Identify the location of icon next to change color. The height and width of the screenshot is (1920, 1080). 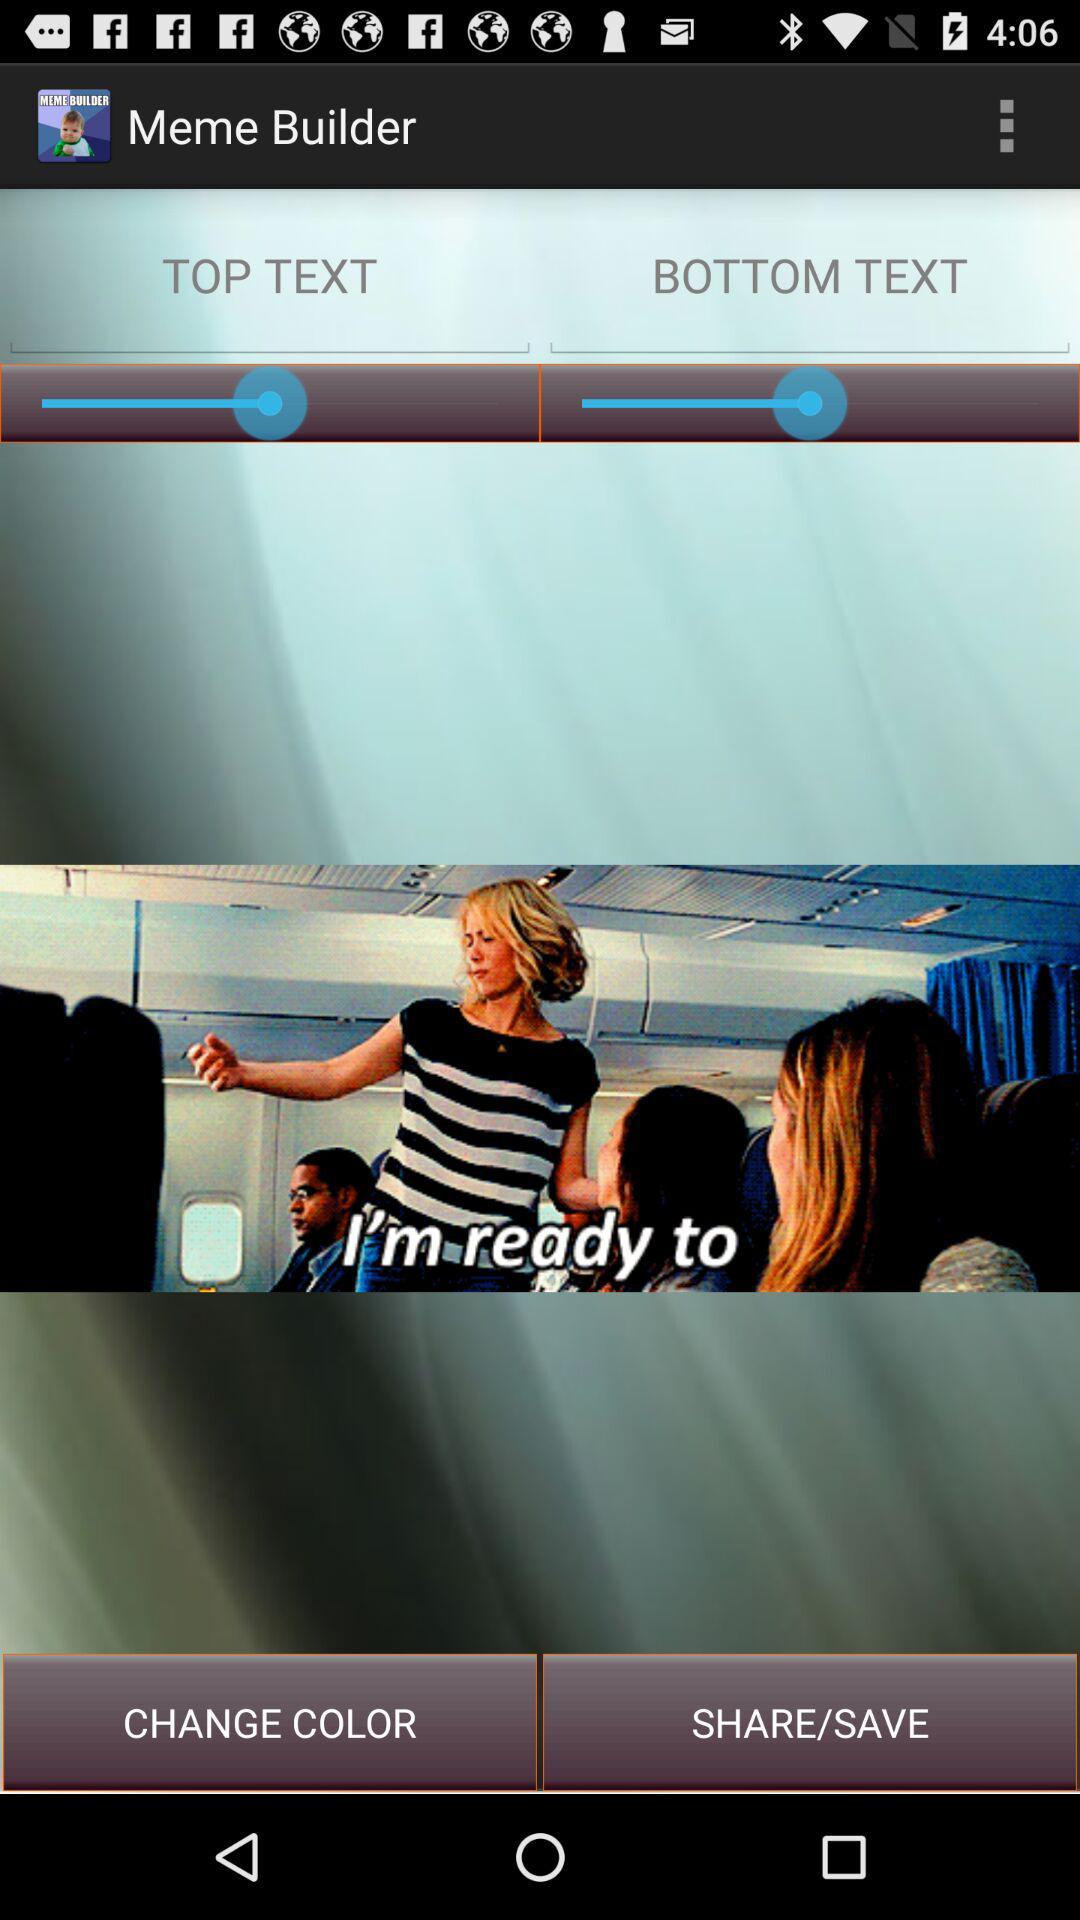
(810, 1721).